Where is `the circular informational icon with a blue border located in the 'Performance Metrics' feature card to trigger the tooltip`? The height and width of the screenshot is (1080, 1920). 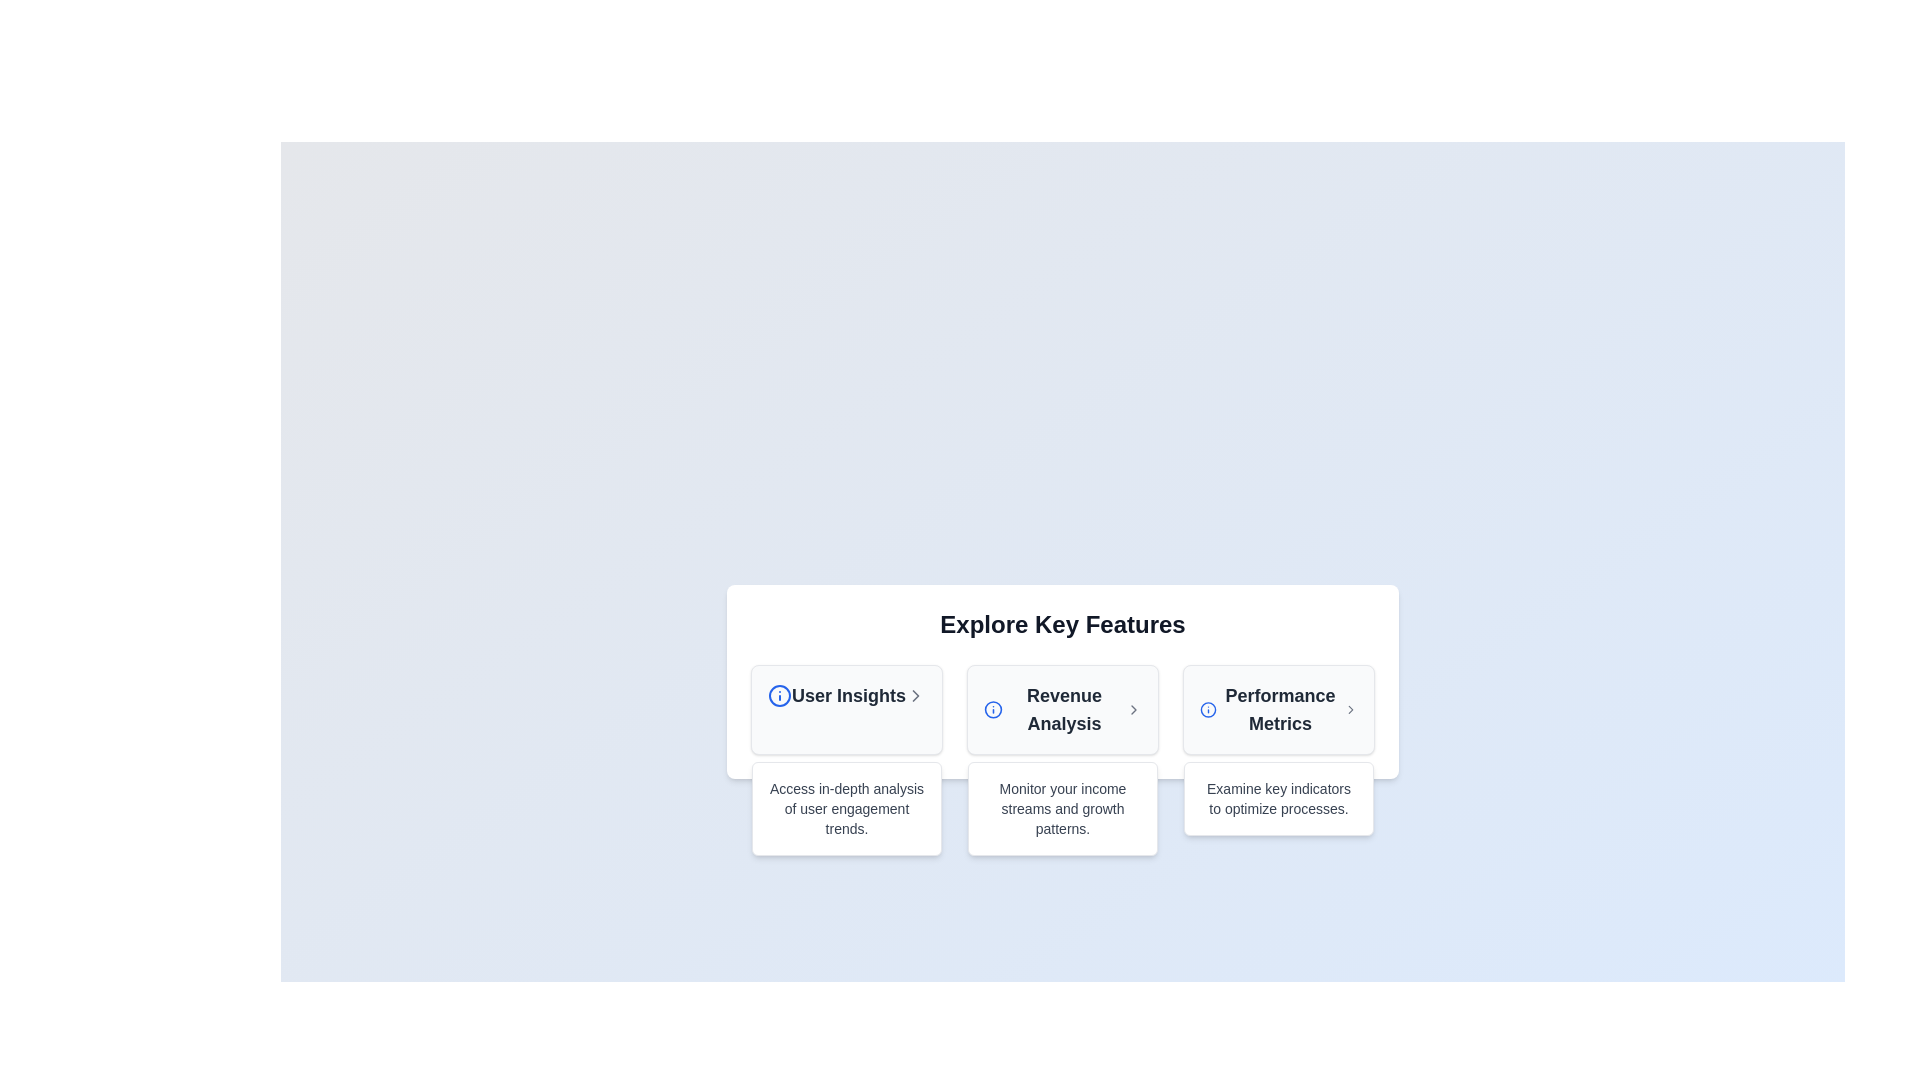
the circular informational icon with a blue border located in the 'Performance Metrics' feature card to trigger the tooltip is located at coordinates (1207, 708).